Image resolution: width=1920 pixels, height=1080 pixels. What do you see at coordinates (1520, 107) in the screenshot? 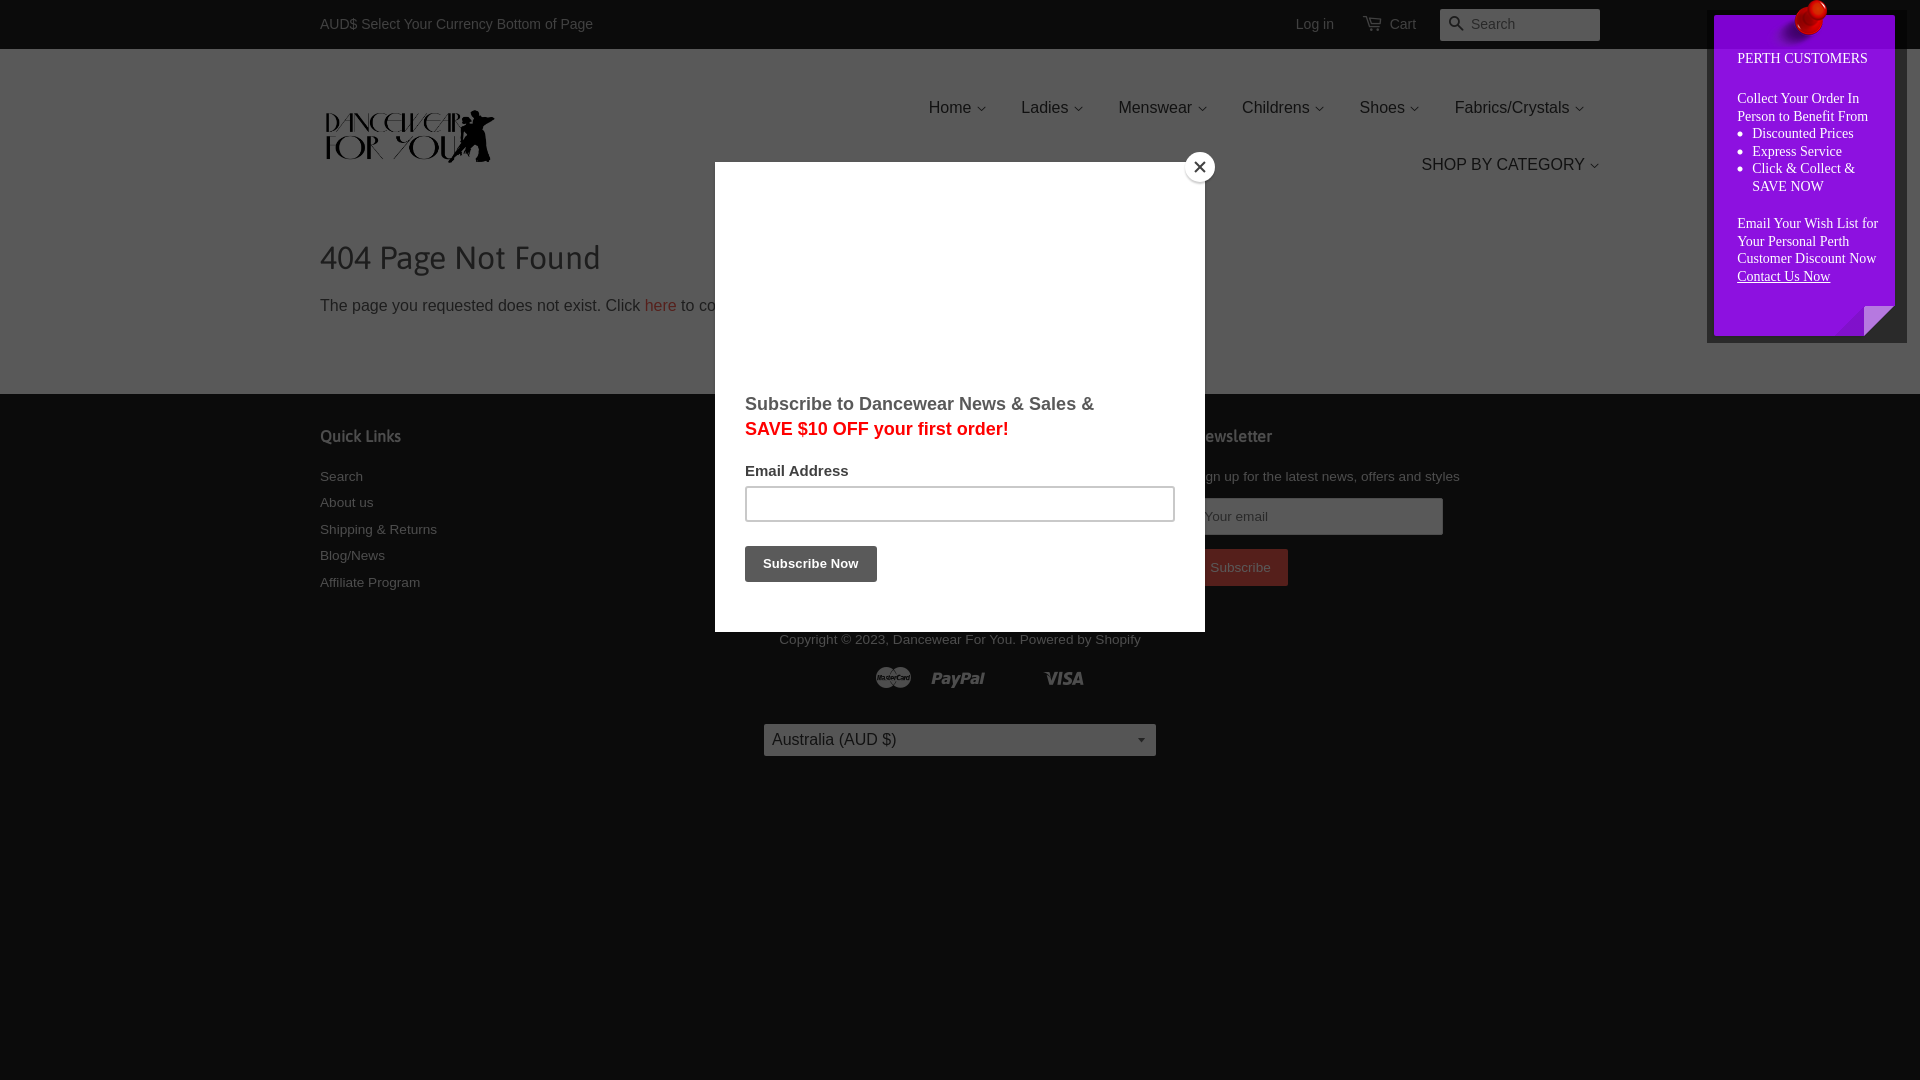
I see `'Fabrics/Crystals'` at bounding box center [1520, 107].